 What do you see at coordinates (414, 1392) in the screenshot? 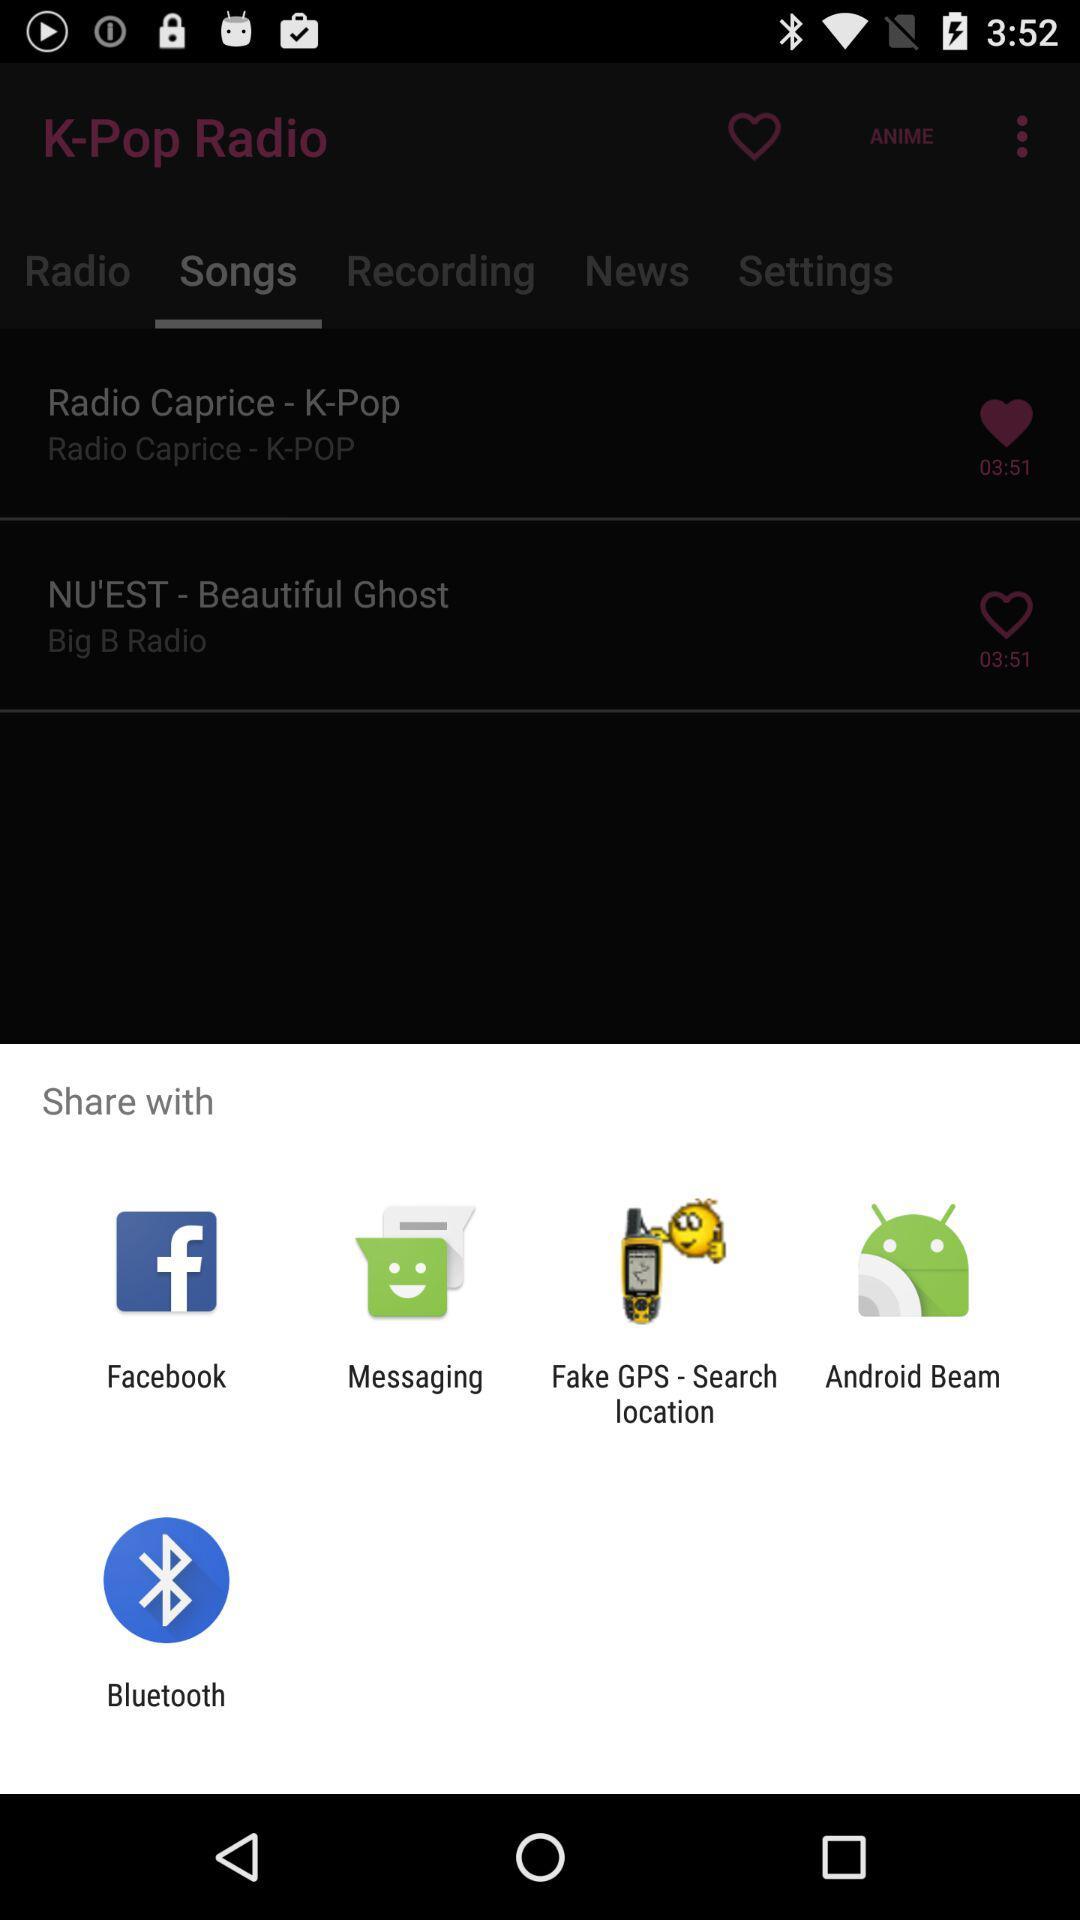
I see `icon to the left of fake gps search` at bounding box center [414, 1392].